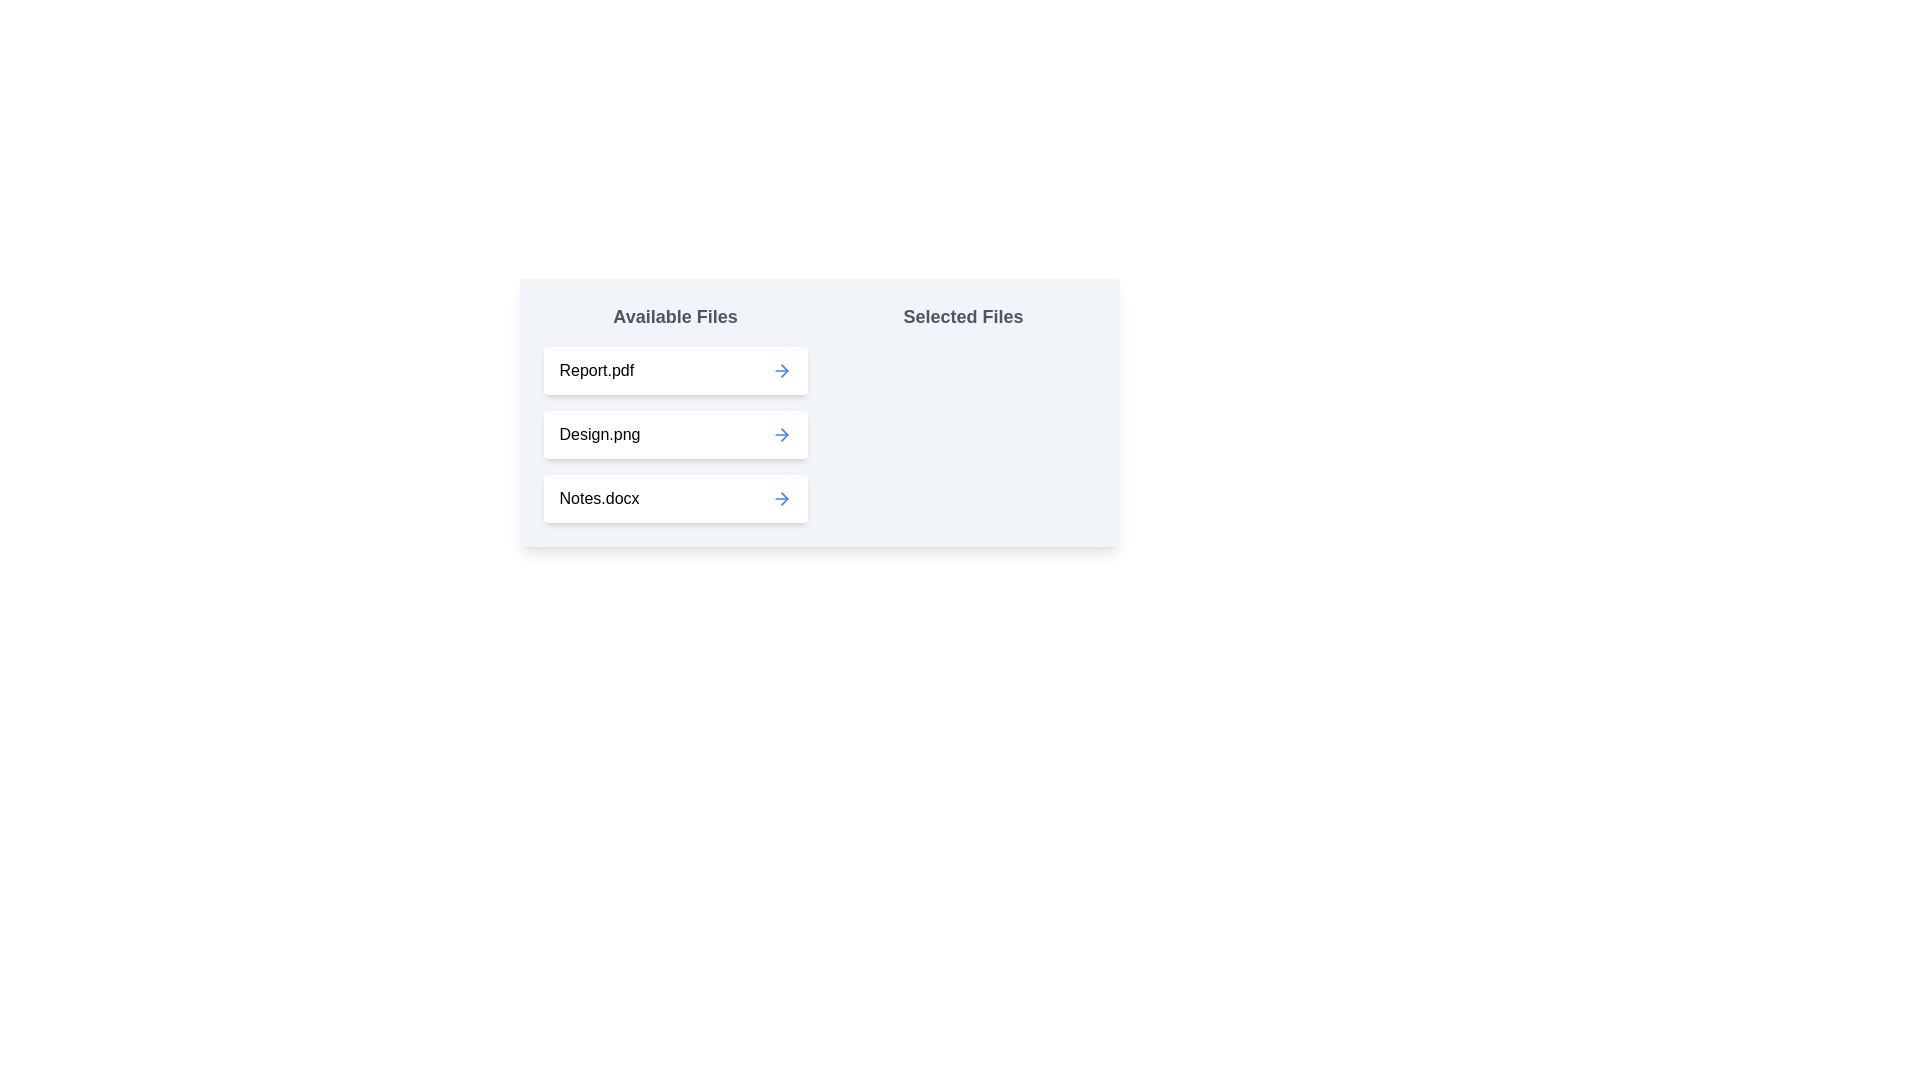  Describe the element at coordinates (599, 434) in the screenshot. I see `the text label 'Design.png' located in the 'Available Files' section` at that location.